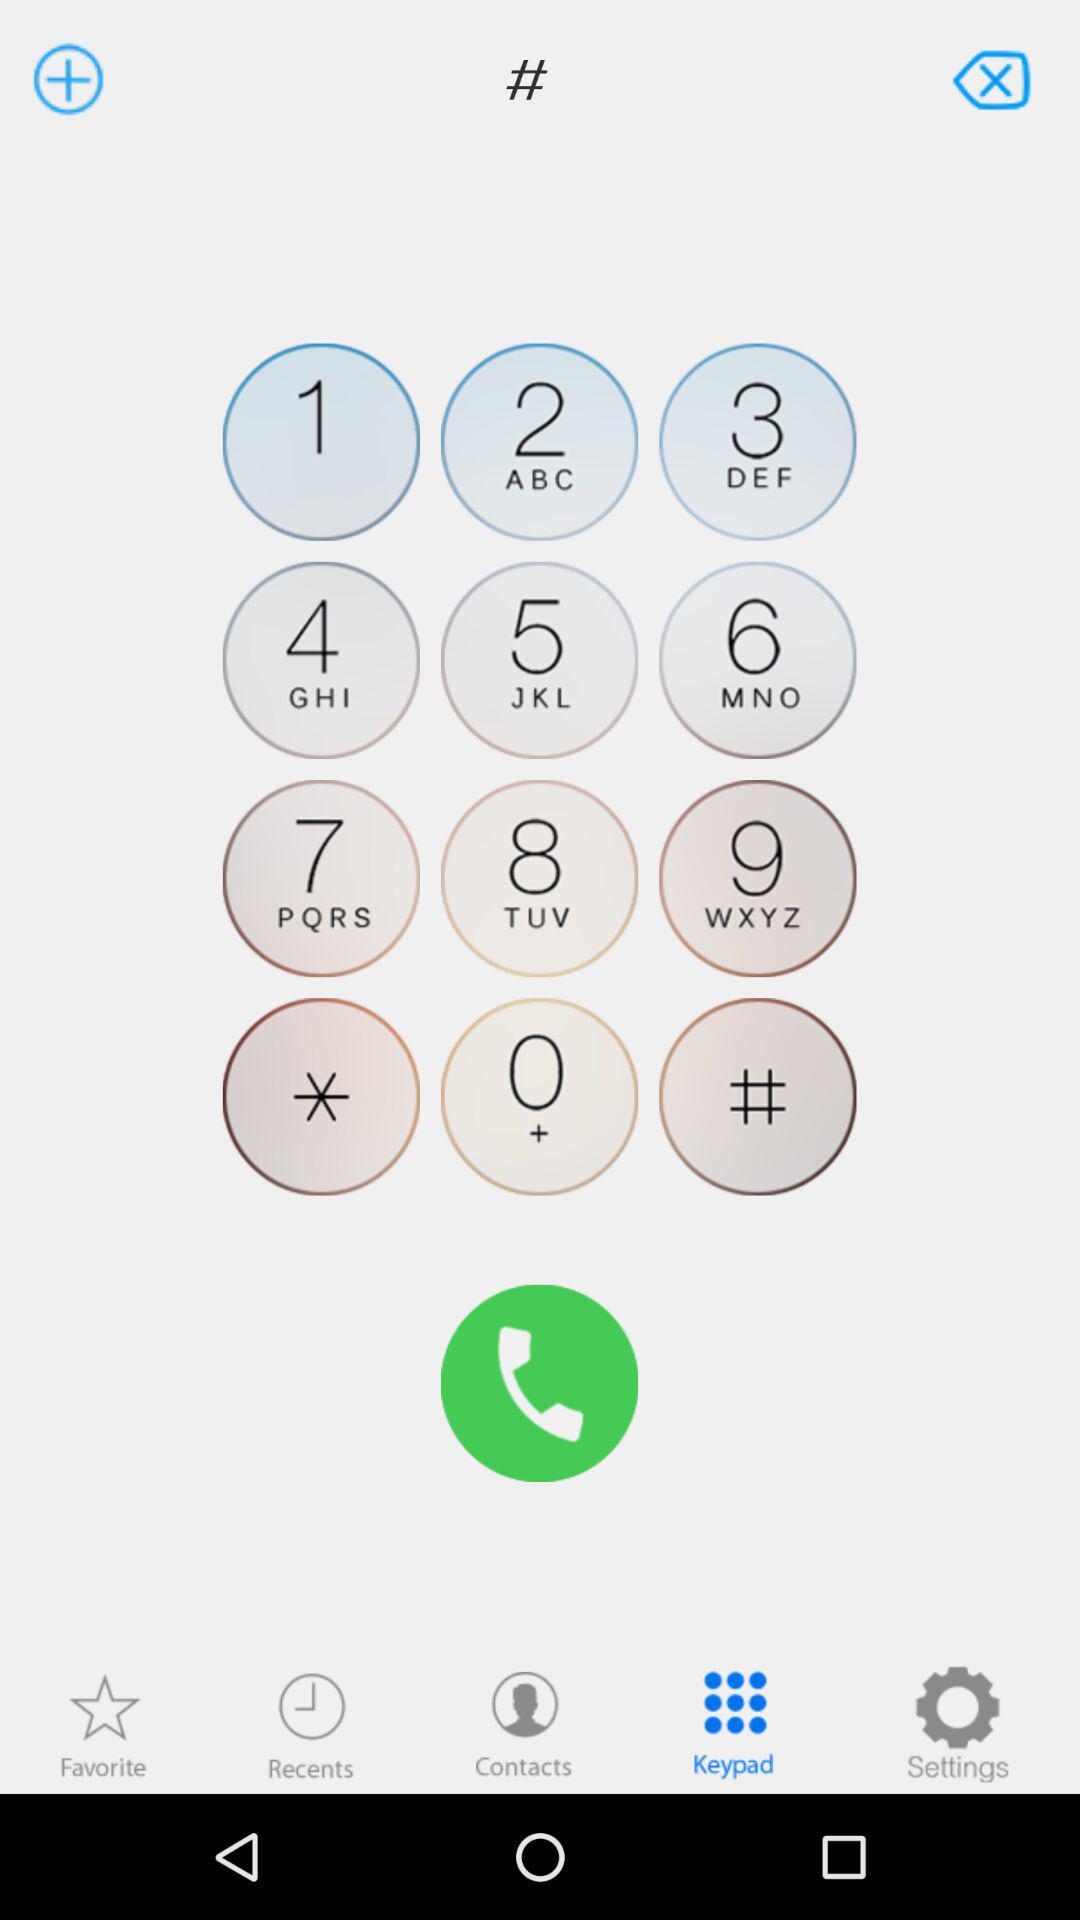 The width and height of the screenshot is (1080, 1920). What do you see at coordinates (757, 441) in the screenshot?
I see `item below the # app` at bounding box center [757, 441].